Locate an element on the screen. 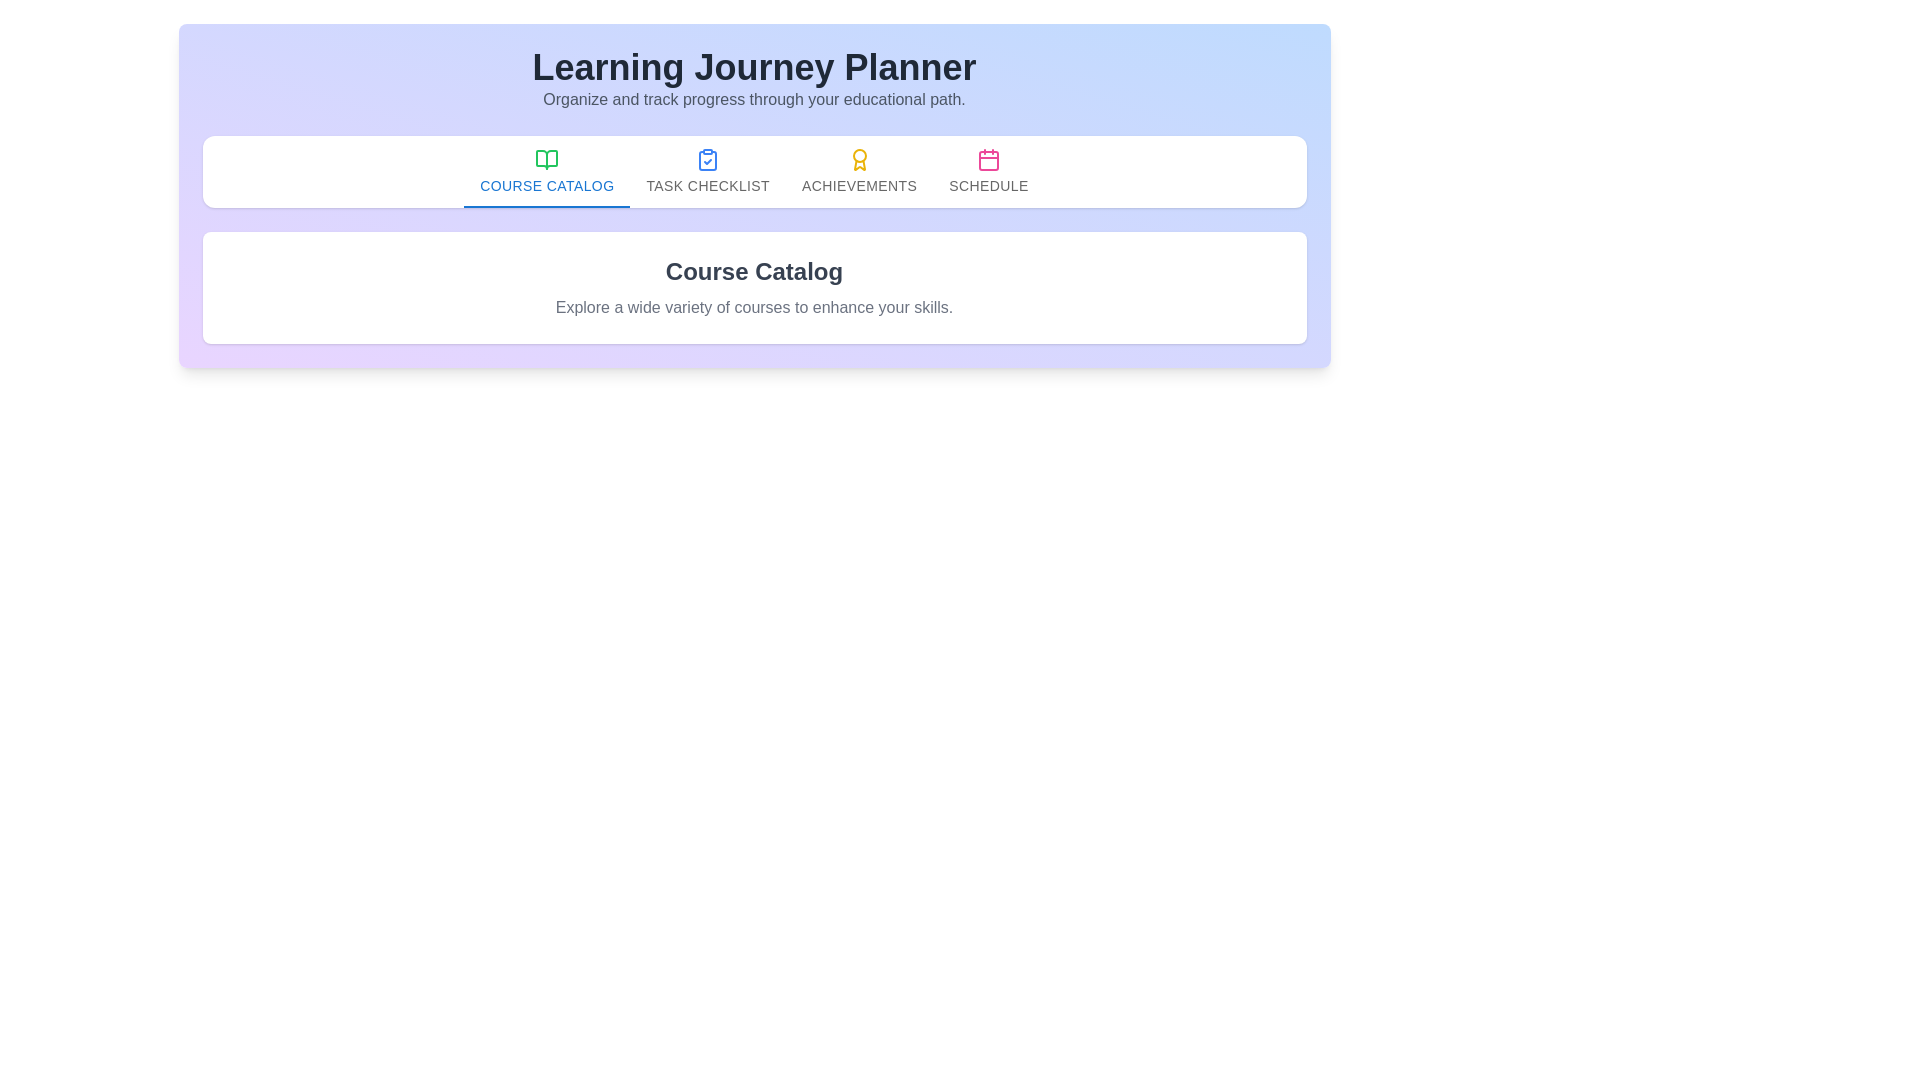  header text for the 'Course Catalog' section, which is centrally located below the primary navigation tabs is located at coordinates (753, 272).